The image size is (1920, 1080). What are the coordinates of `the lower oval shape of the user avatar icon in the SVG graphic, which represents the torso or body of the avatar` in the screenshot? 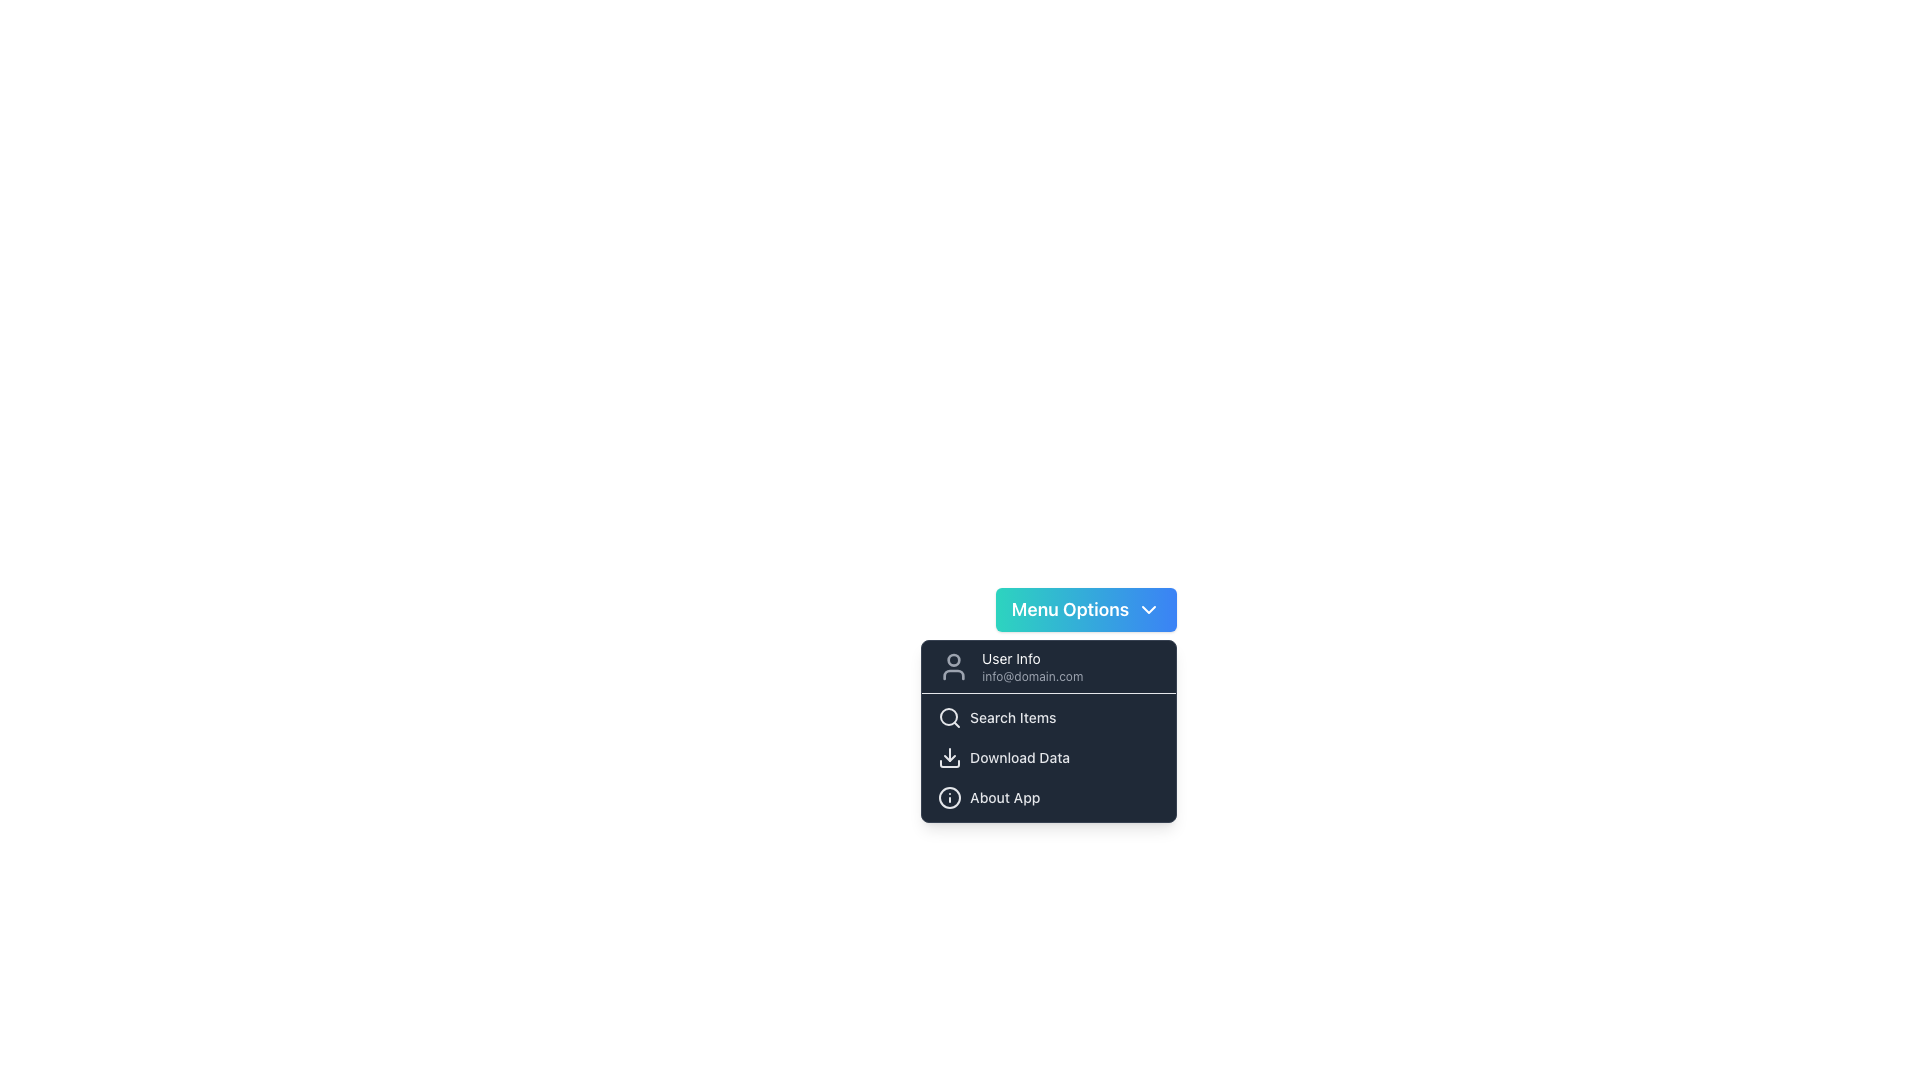 It's located at (953, 675).